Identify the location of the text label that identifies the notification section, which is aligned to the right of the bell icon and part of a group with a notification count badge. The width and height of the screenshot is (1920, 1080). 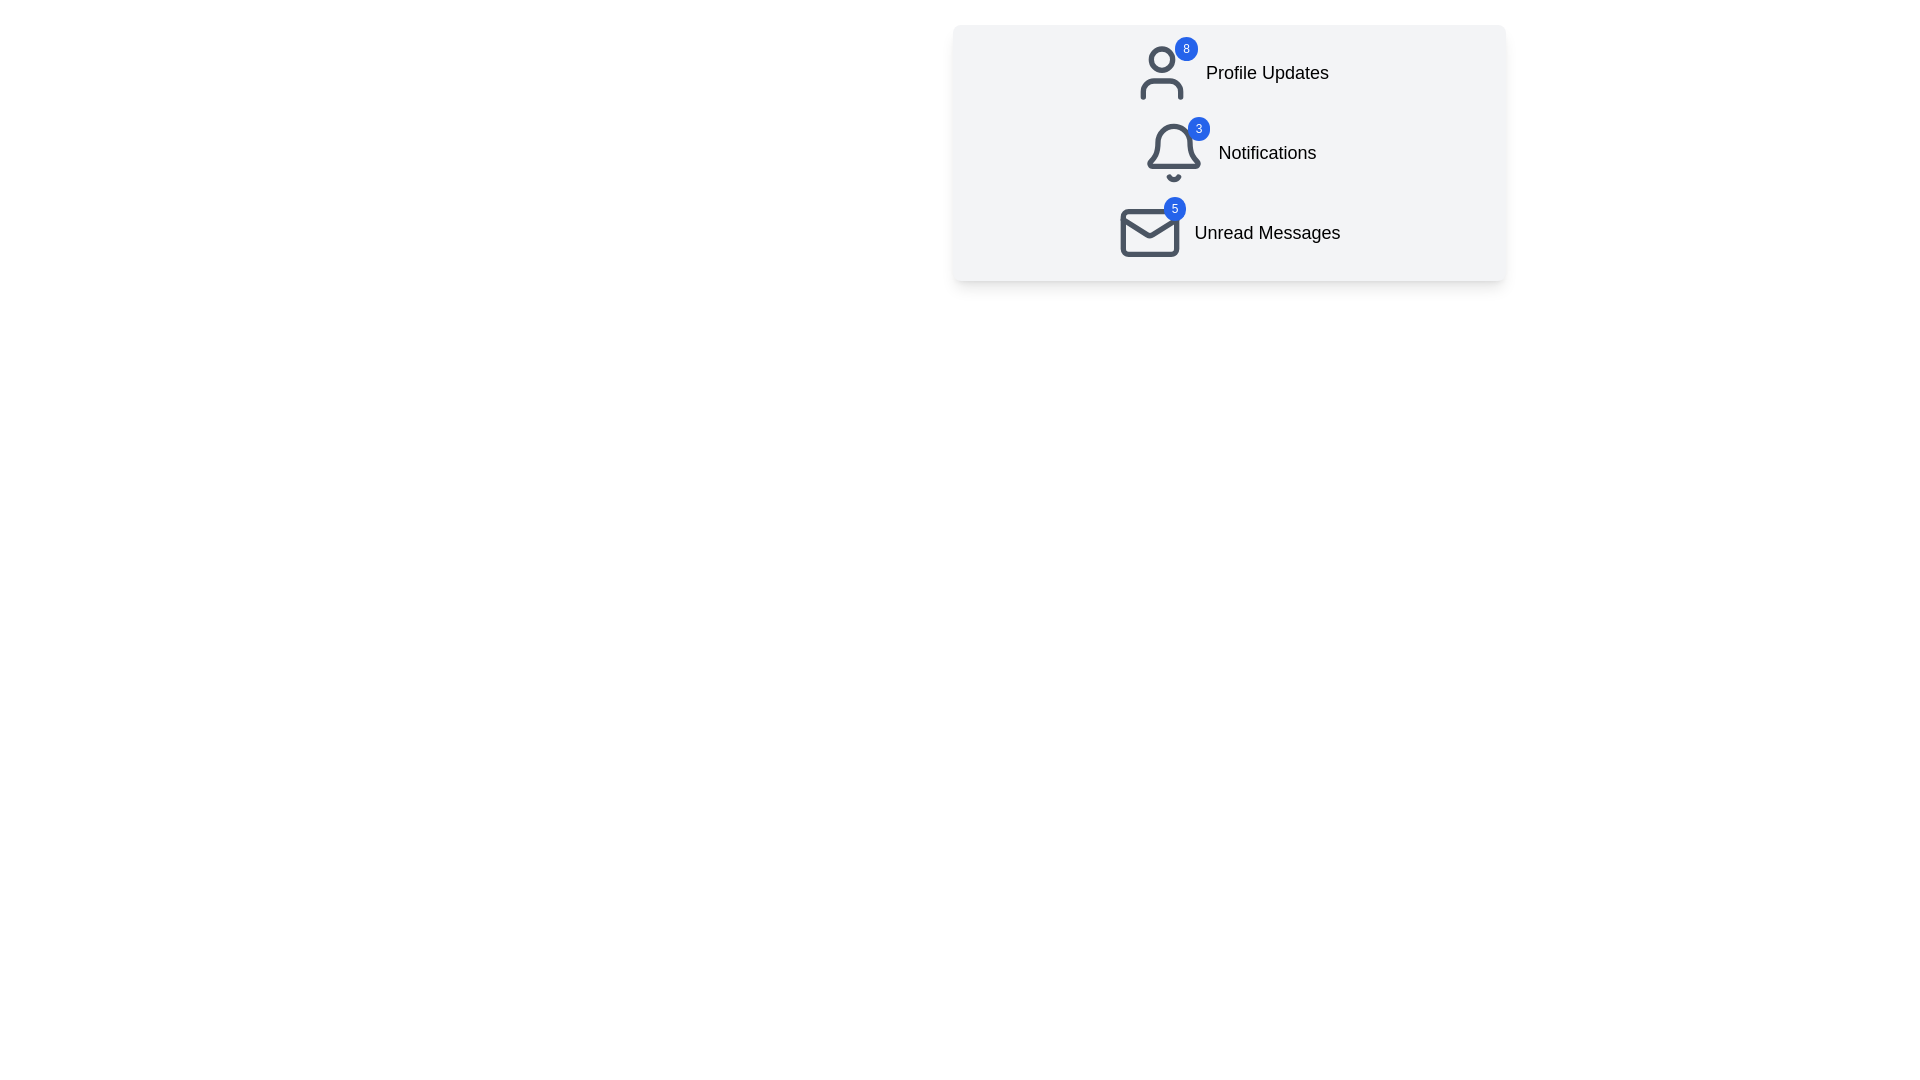
(1266, 152).